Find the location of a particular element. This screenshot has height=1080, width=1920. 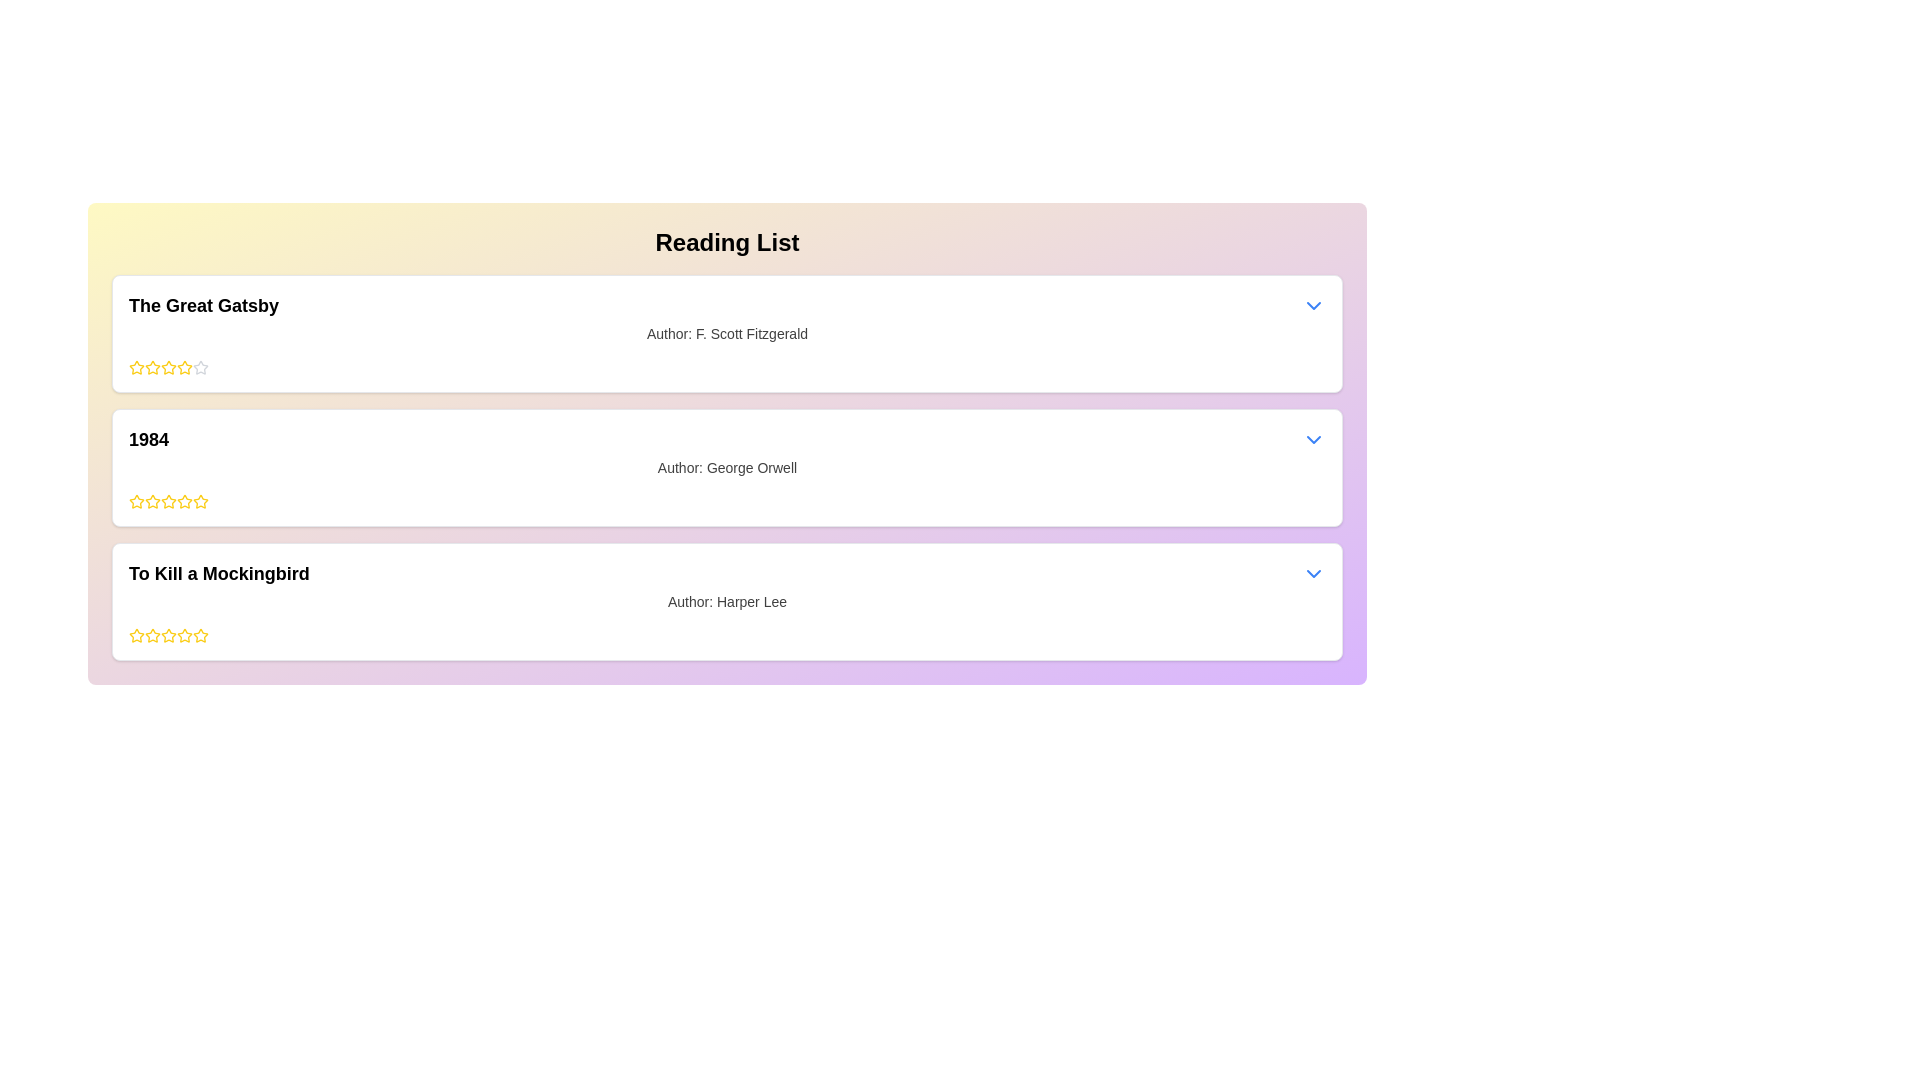

the sixth star icon in the star rating section under the third card for the book 'To Kill a Mockingbird' is located at coordinates (185, 636).